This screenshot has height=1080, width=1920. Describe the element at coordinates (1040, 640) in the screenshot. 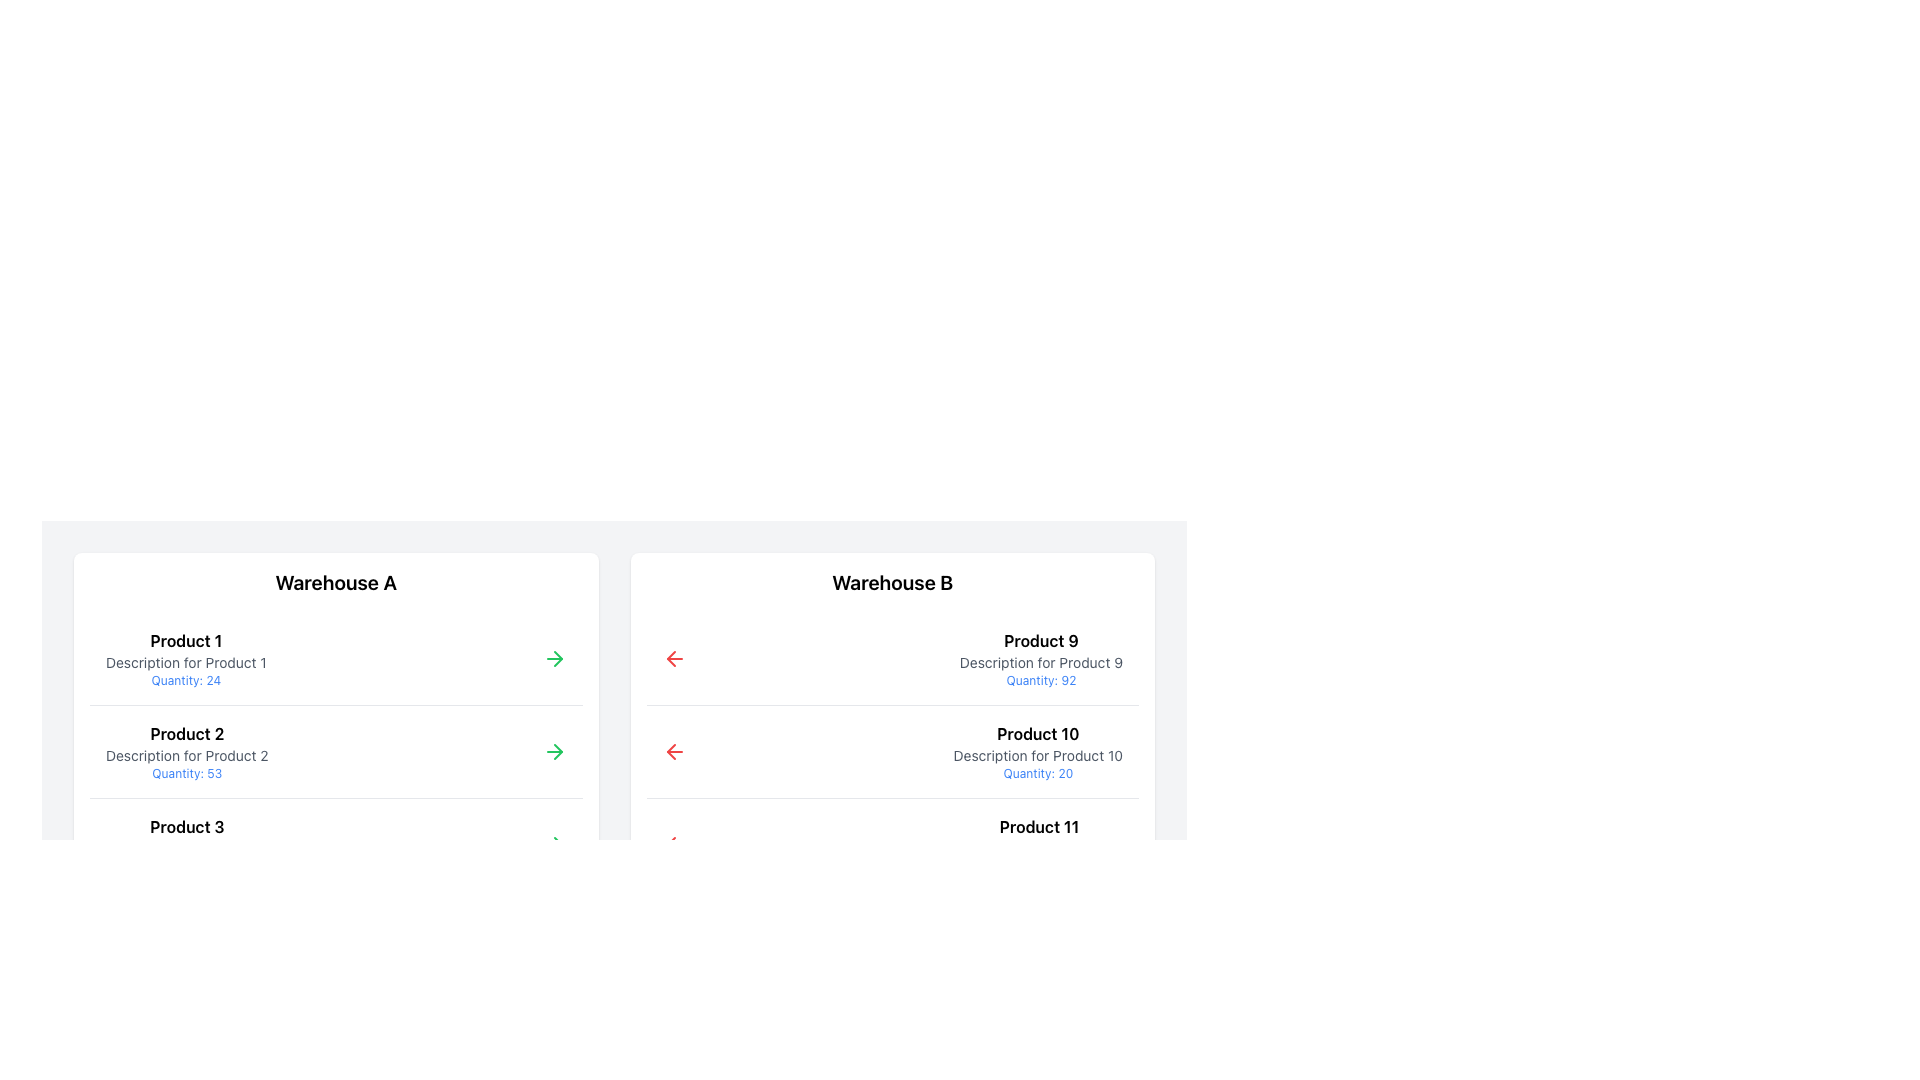

I see `the bold-text label displaying 'Product 9' located in the top-right section of the 'Warehouse B' column` at that location.